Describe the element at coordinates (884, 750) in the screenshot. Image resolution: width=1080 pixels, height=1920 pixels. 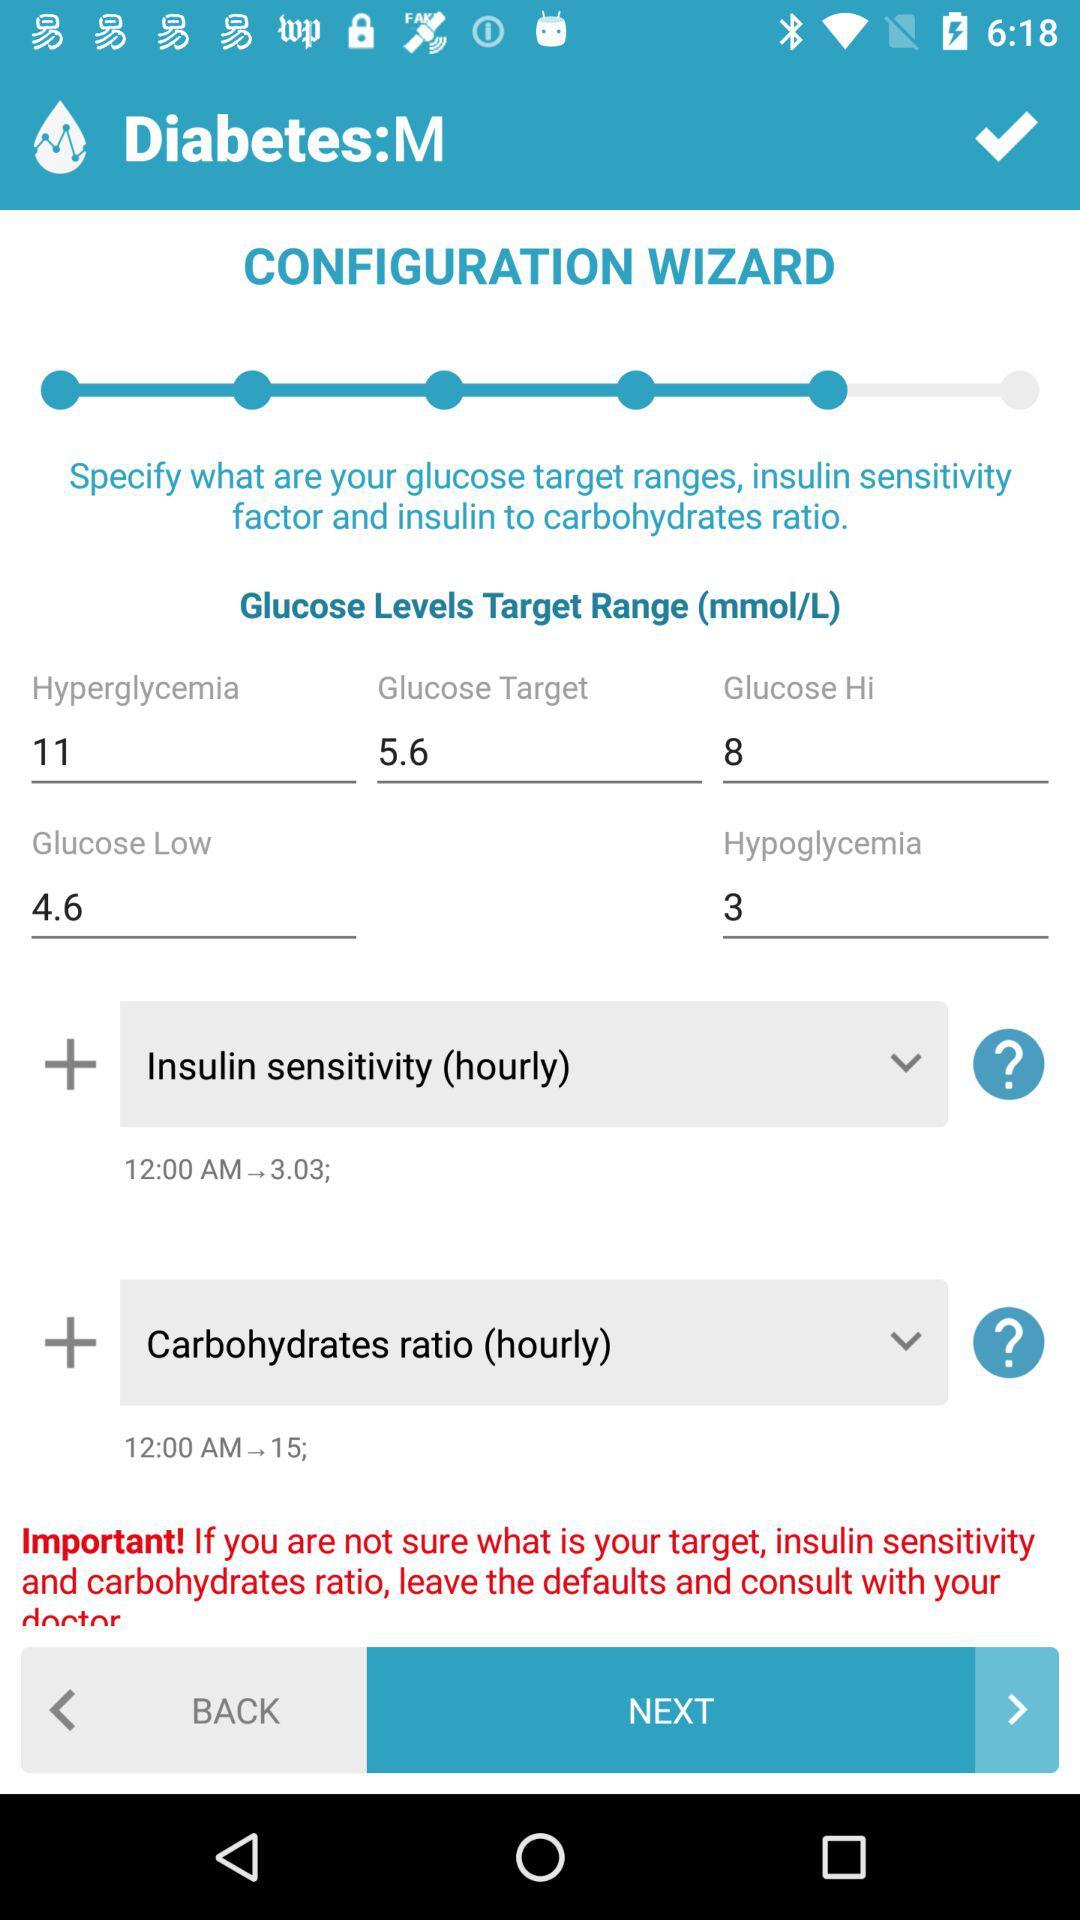
I see `8 icon` at that location.